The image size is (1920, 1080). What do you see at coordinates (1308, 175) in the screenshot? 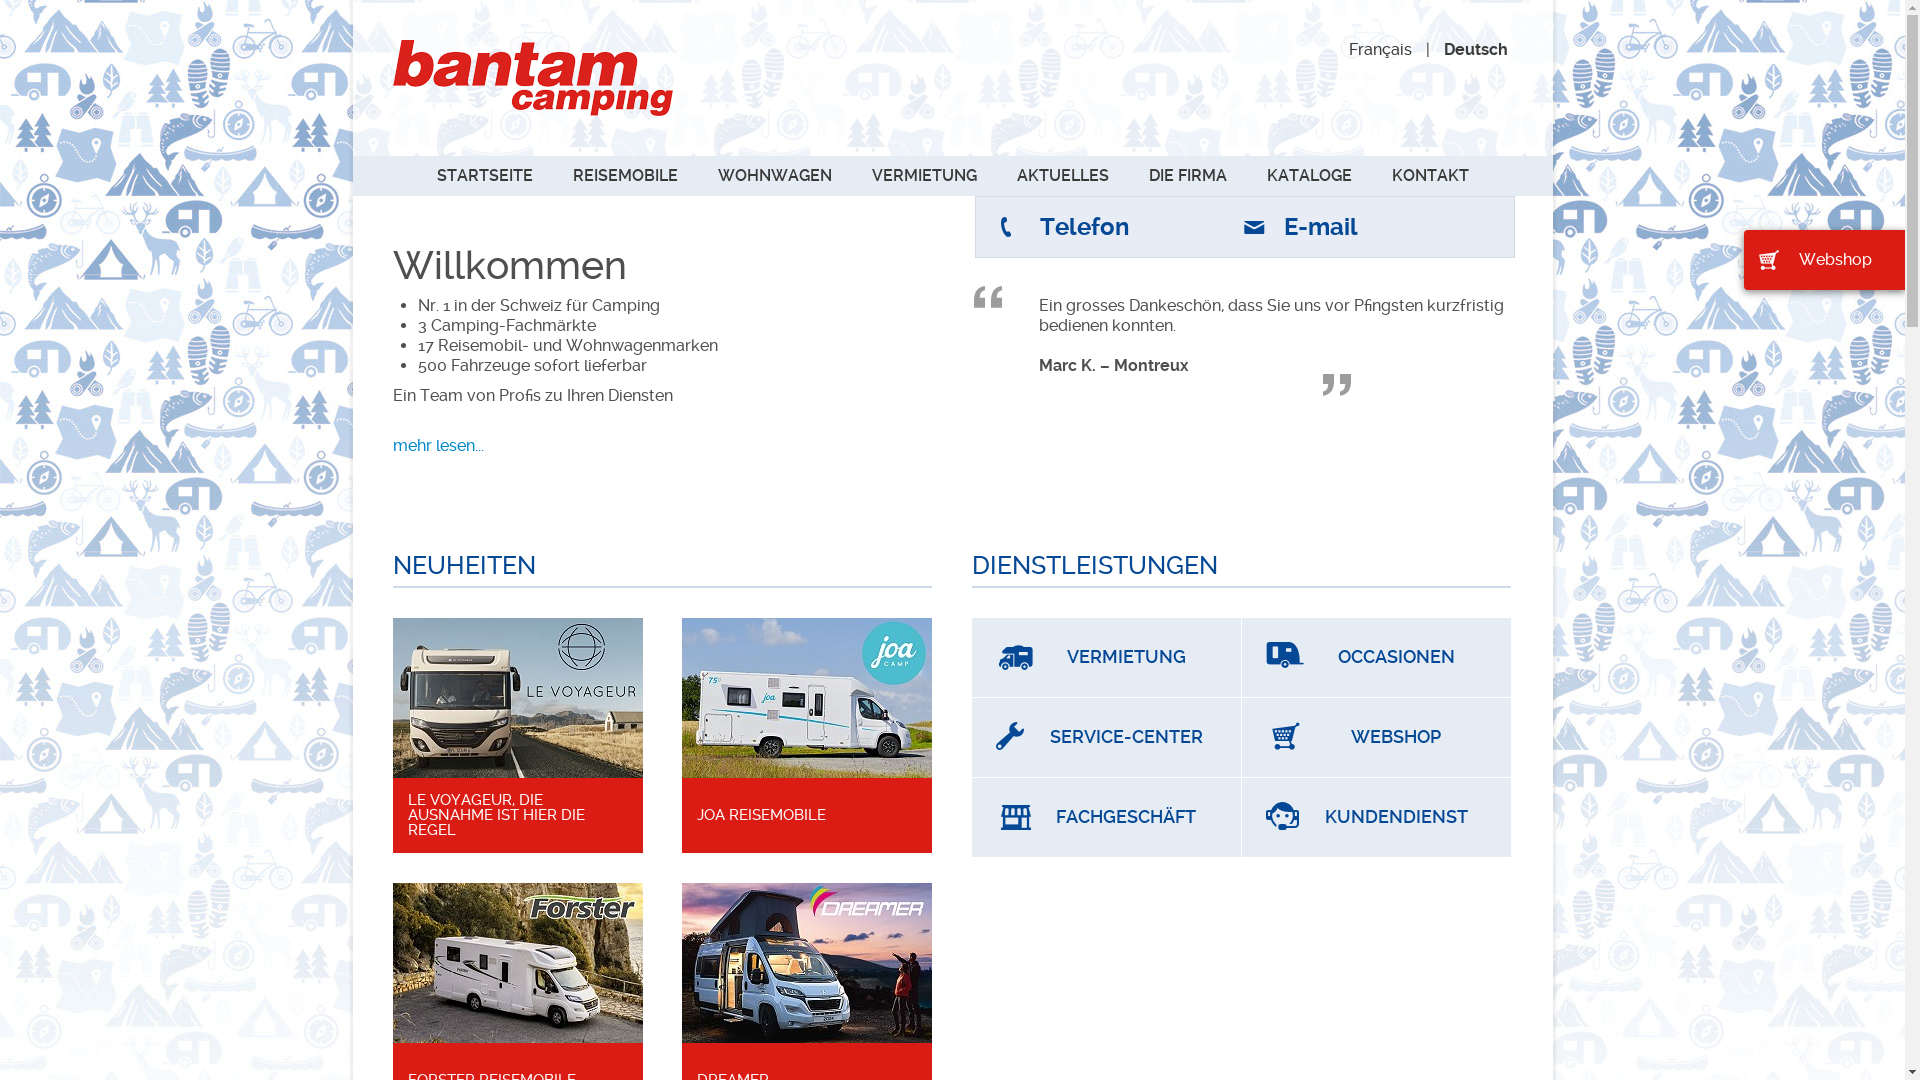
I see `'KATALOGE'` at bounding box center [1308, 175].